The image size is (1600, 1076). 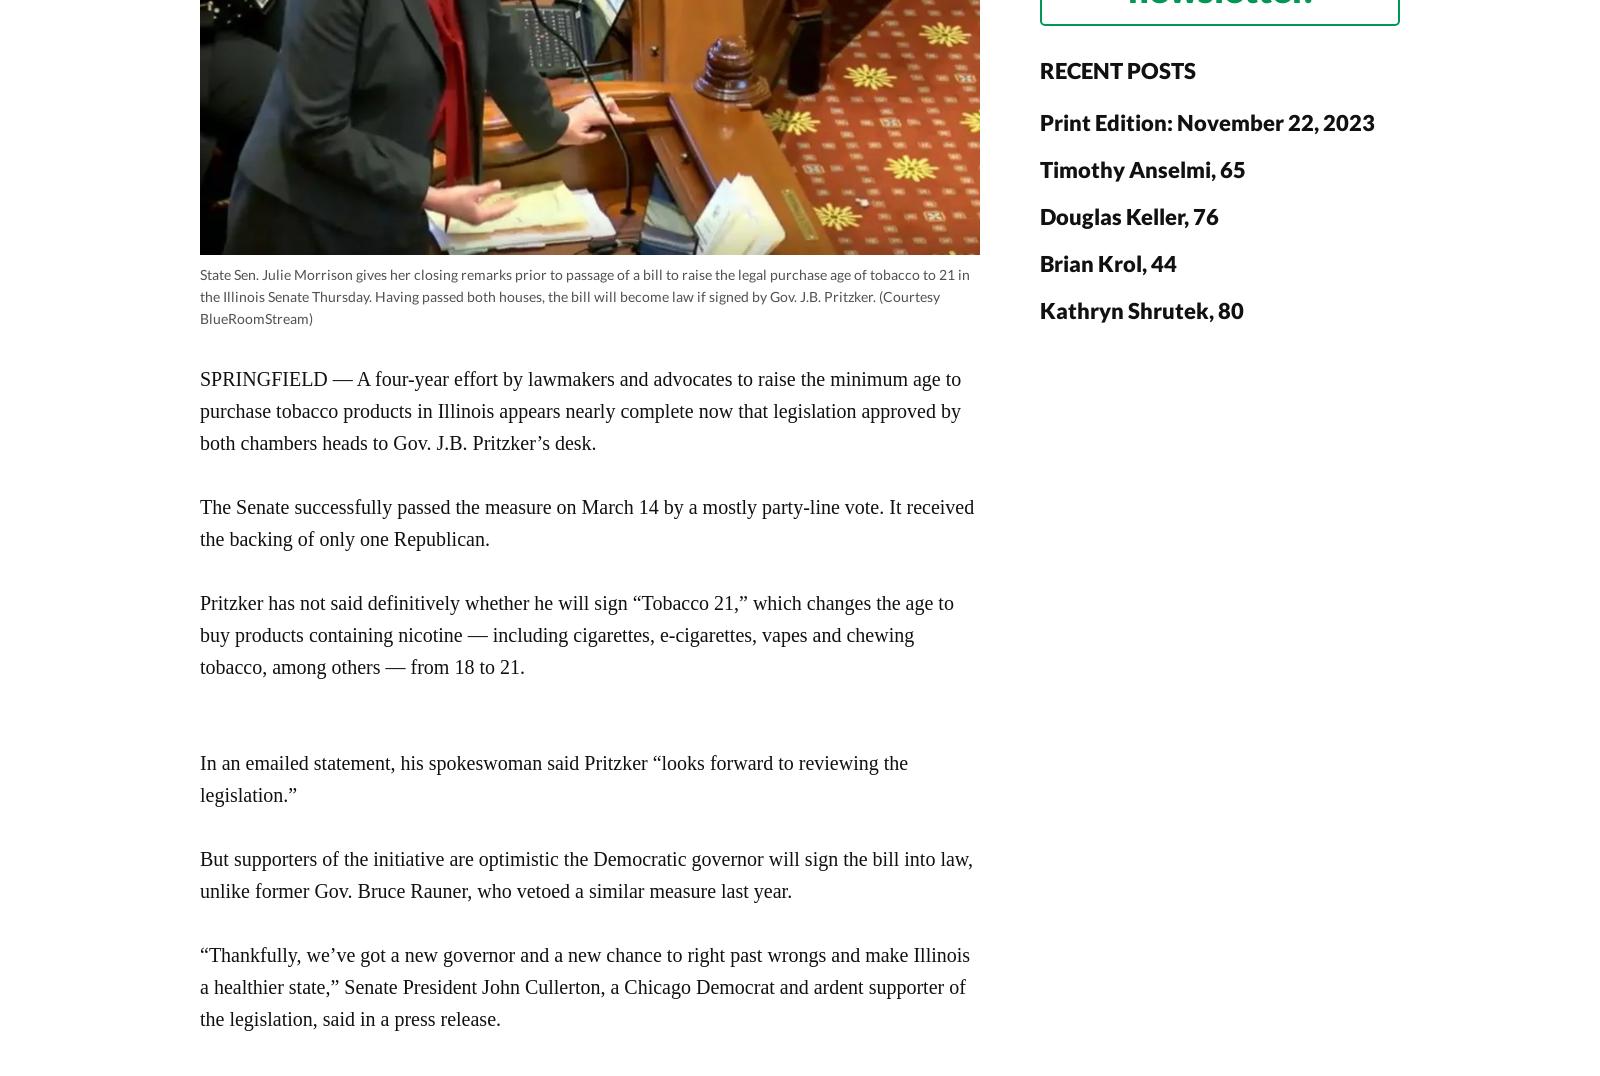 I want to click on 'The Senate successfully passed the measure on March 14 by a mostly party-line vote. It received the backing of only one Republican.', so click(x=199, y=521).